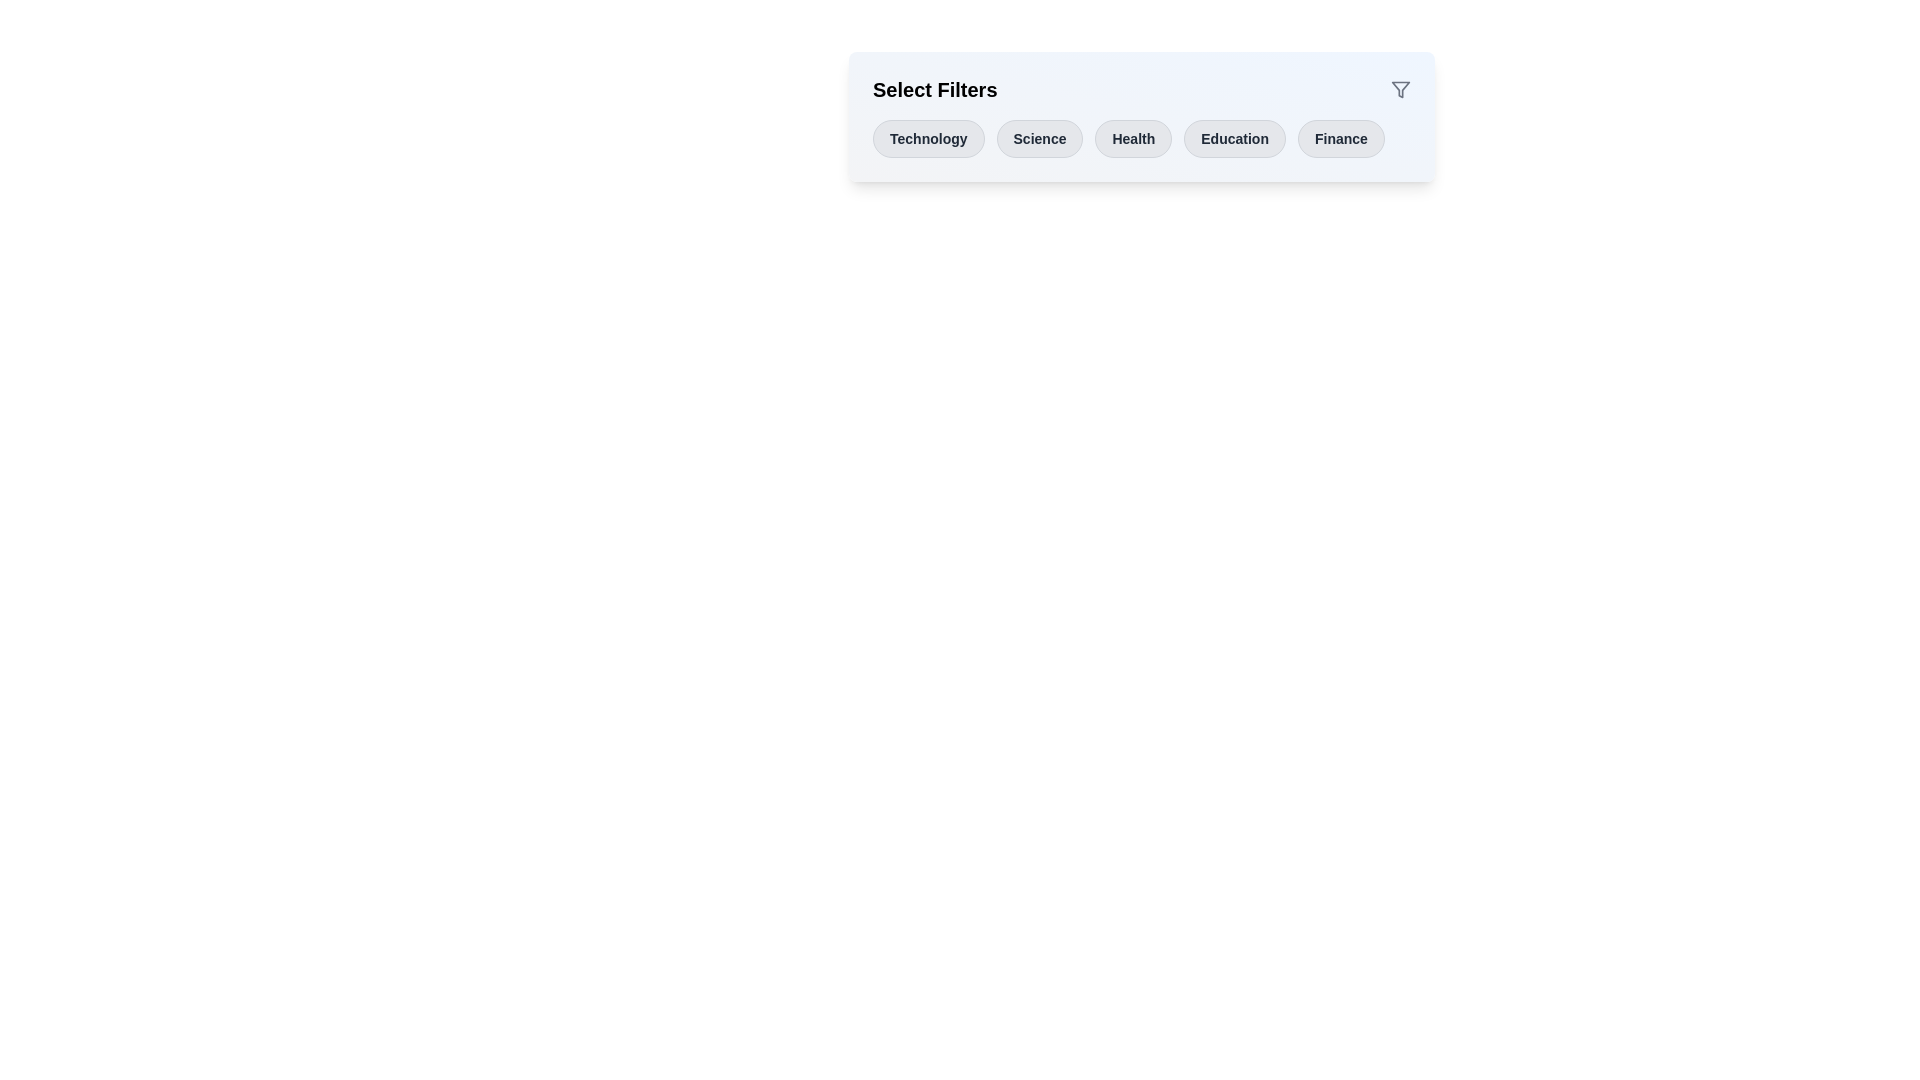  Describe the element at coordinates (1400, 88) in the screenshot. I see `the filter icon to interact with it` at that location.